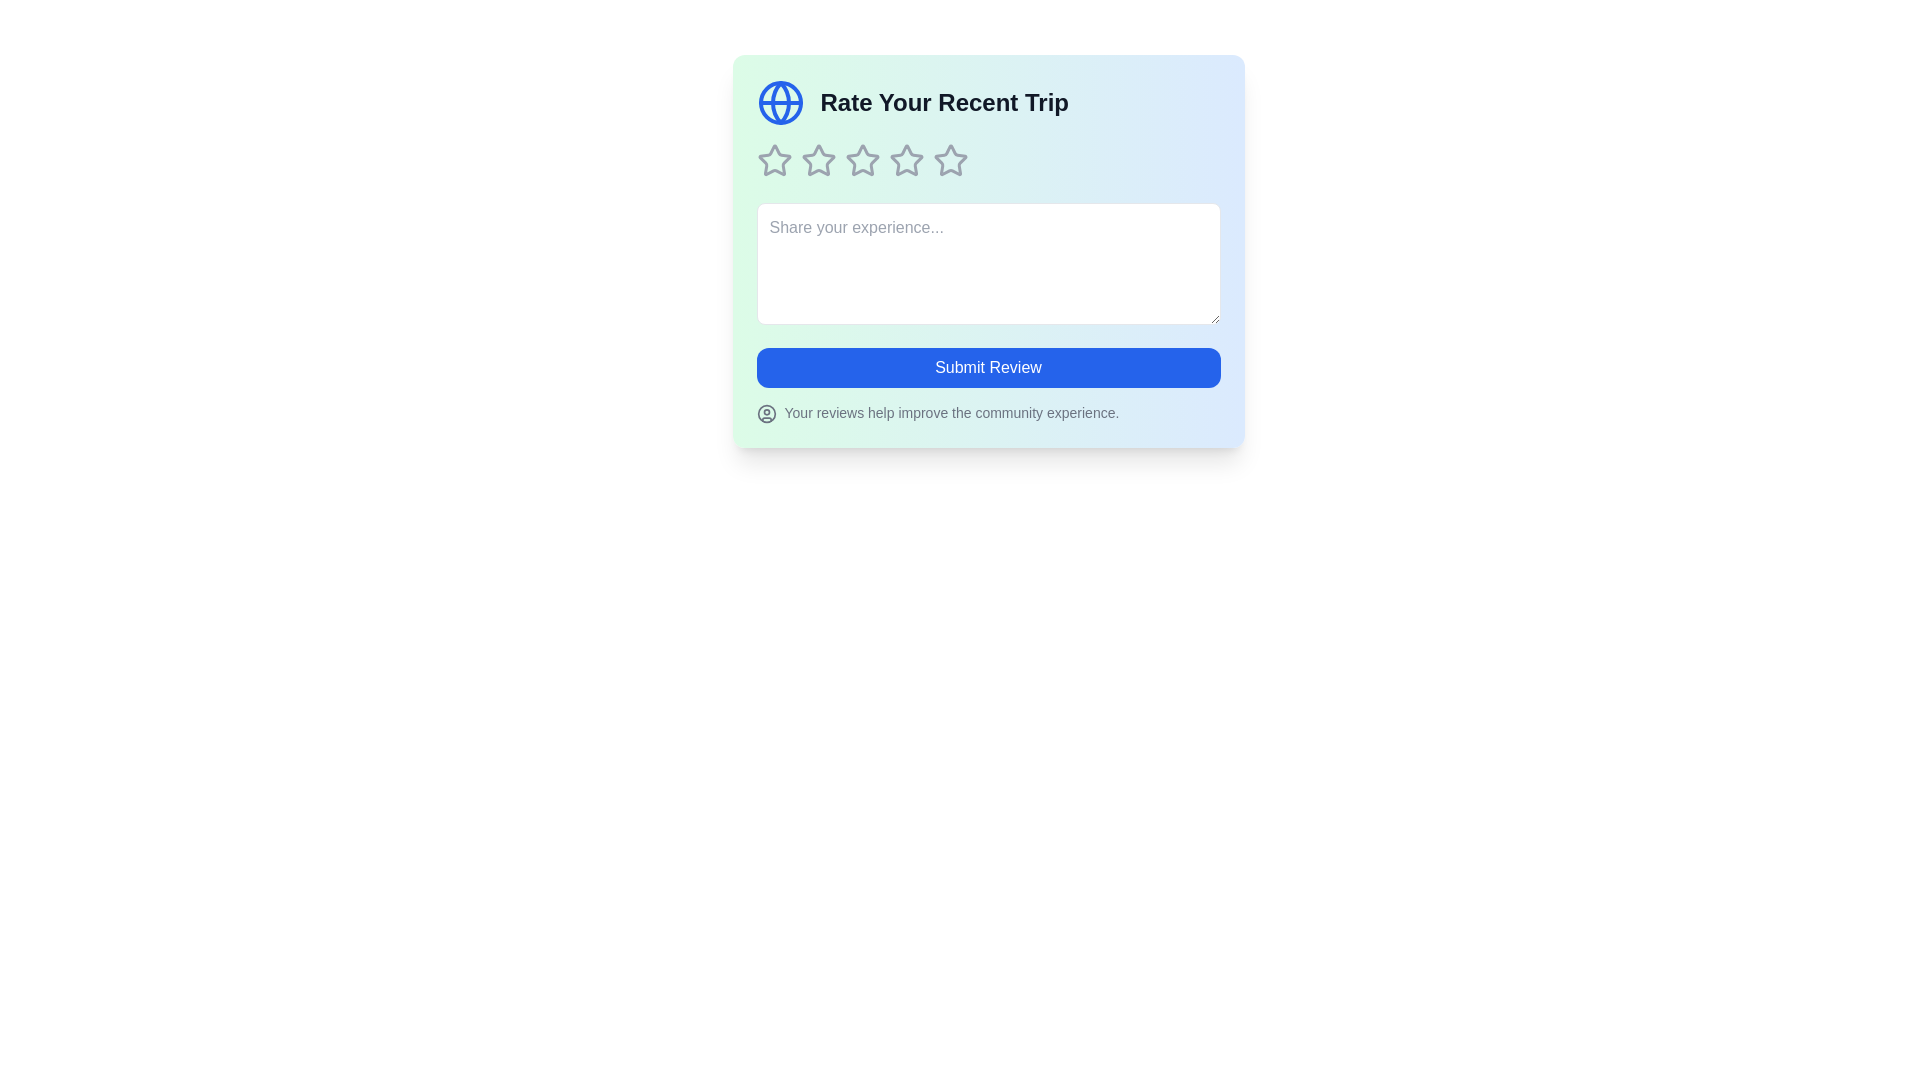 This screenshot has width=1920, height=1080. What do you see at coordinates (905, 160) in the screenshot?
I see `the star corresponding to 4` at bounding box center [905, 160].